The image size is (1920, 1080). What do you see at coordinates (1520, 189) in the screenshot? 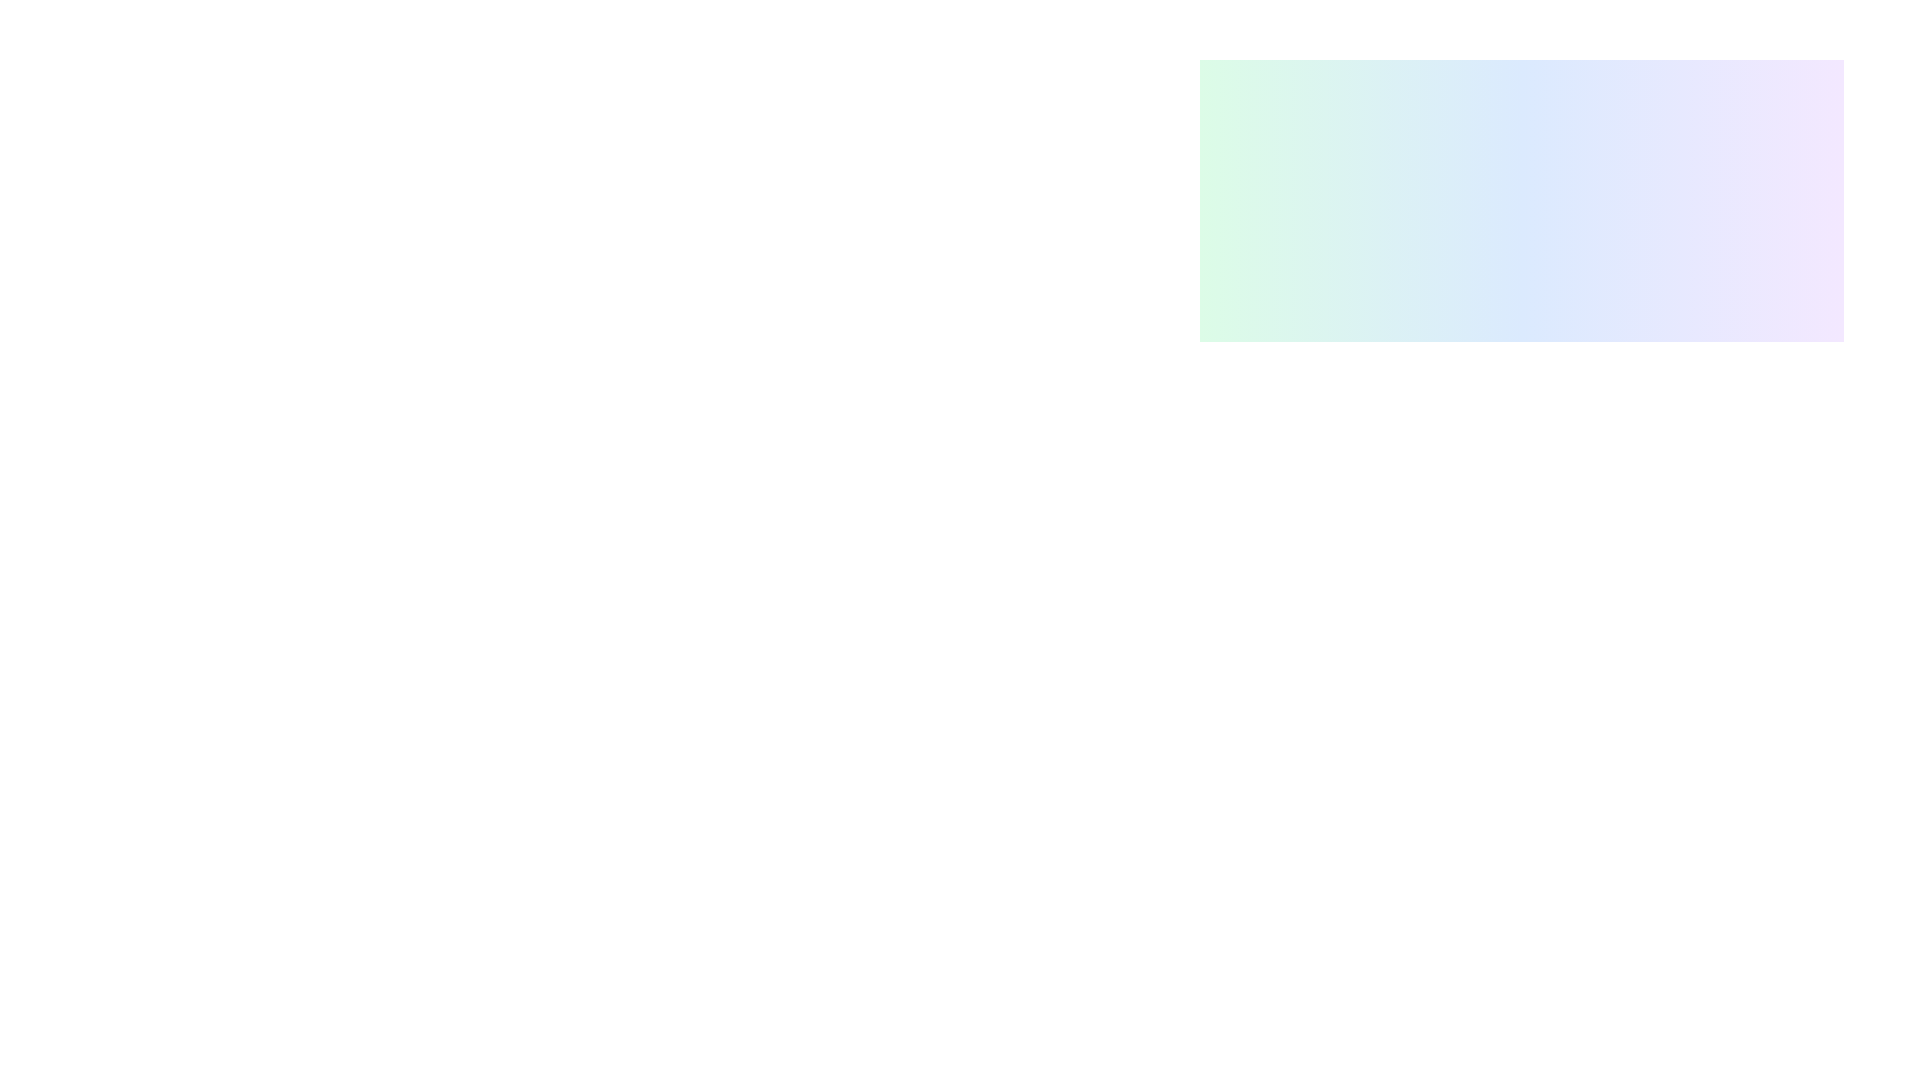
I see `the visually appealing box with a gradient background transitioning from green to blue to purple, located in the top-right section of the interface` at bounding box center [1520, 189].